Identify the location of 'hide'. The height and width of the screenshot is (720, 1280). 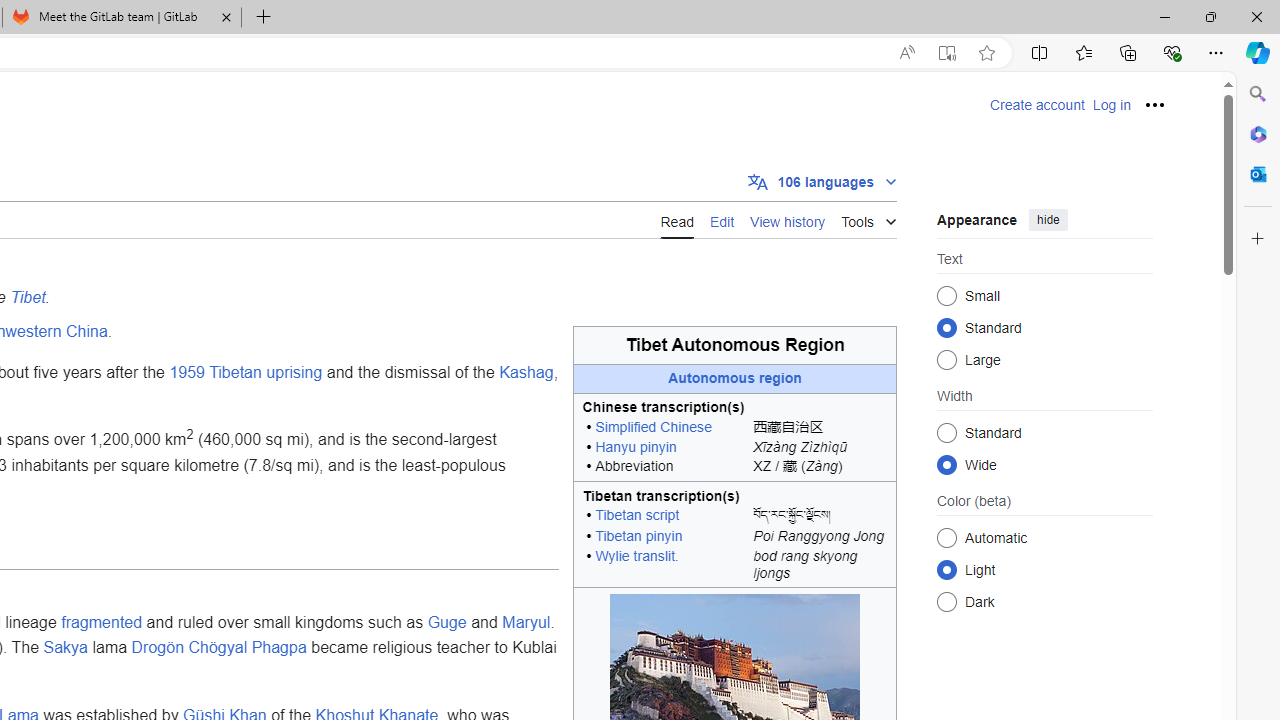
(1047, 219).